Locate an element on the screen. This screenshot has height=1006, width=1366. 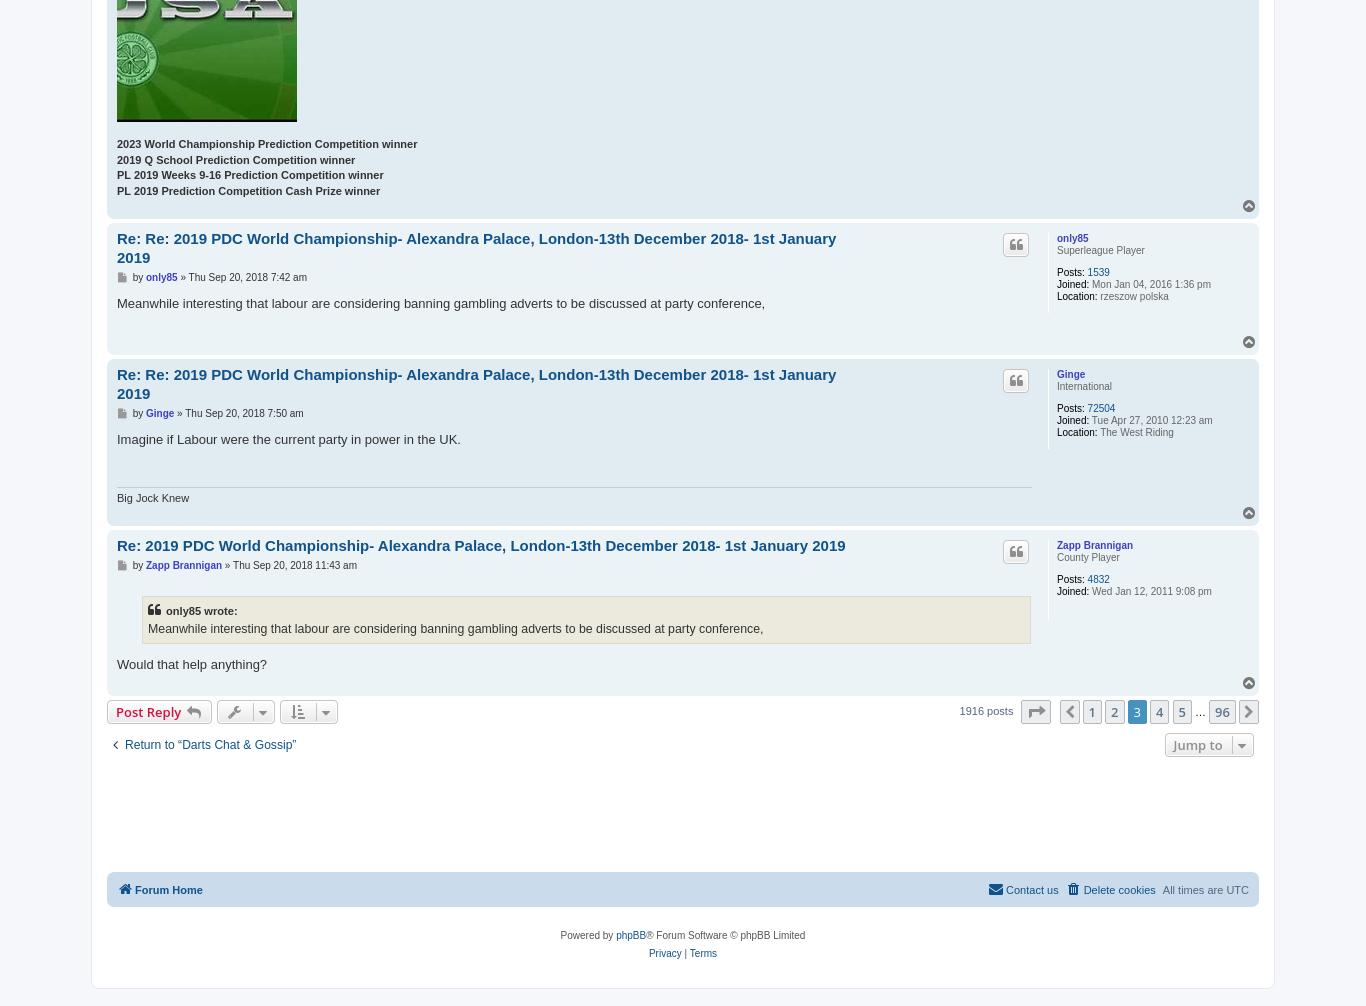
'Re: 2019 PDC World Championship- Alexandra Palace, London-13th December 2018- 1st January 2019' is located at coordinates (480, 545).